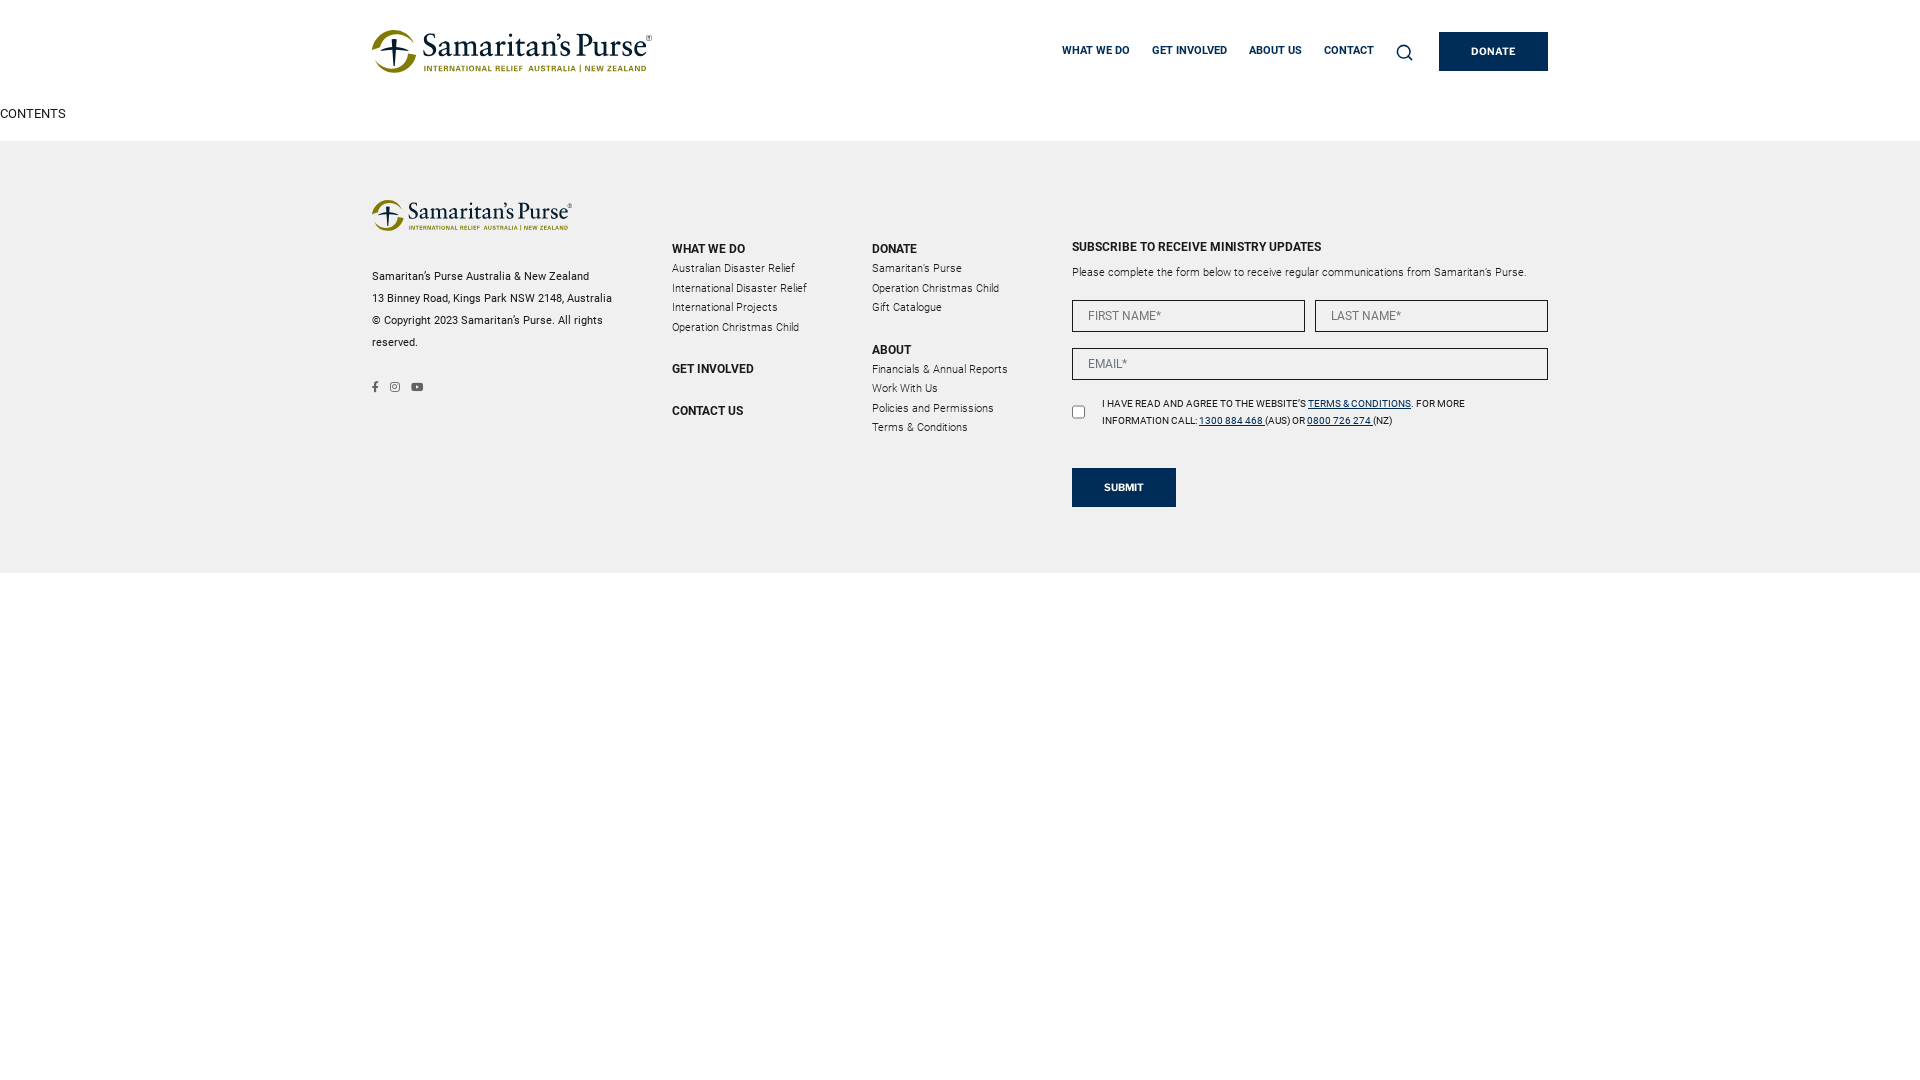 The height and width of the screenshot is (1080, 1920). I want to click on 'WHAT WE DO', so click(1094, 50).